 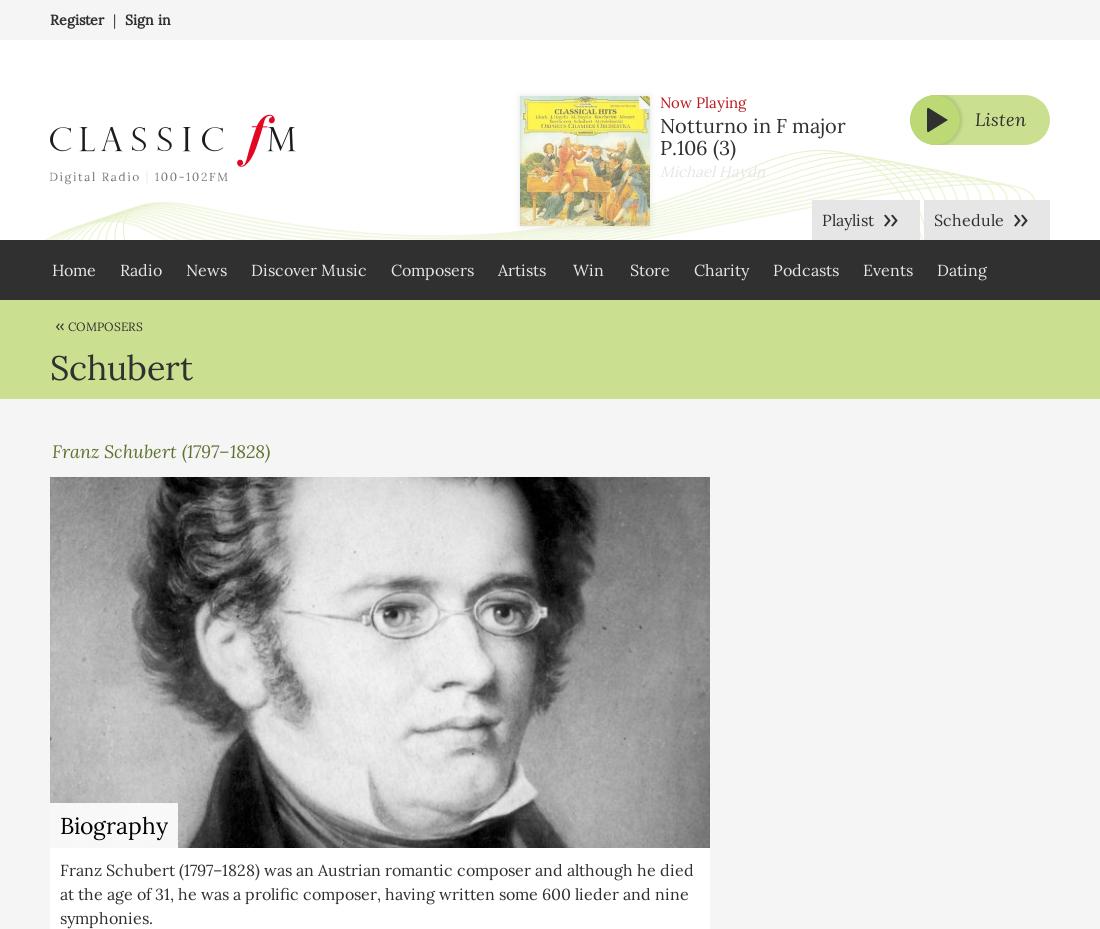 I want to click on 'Franz Schubert (1797–1828)', so click(x=160, y=450).